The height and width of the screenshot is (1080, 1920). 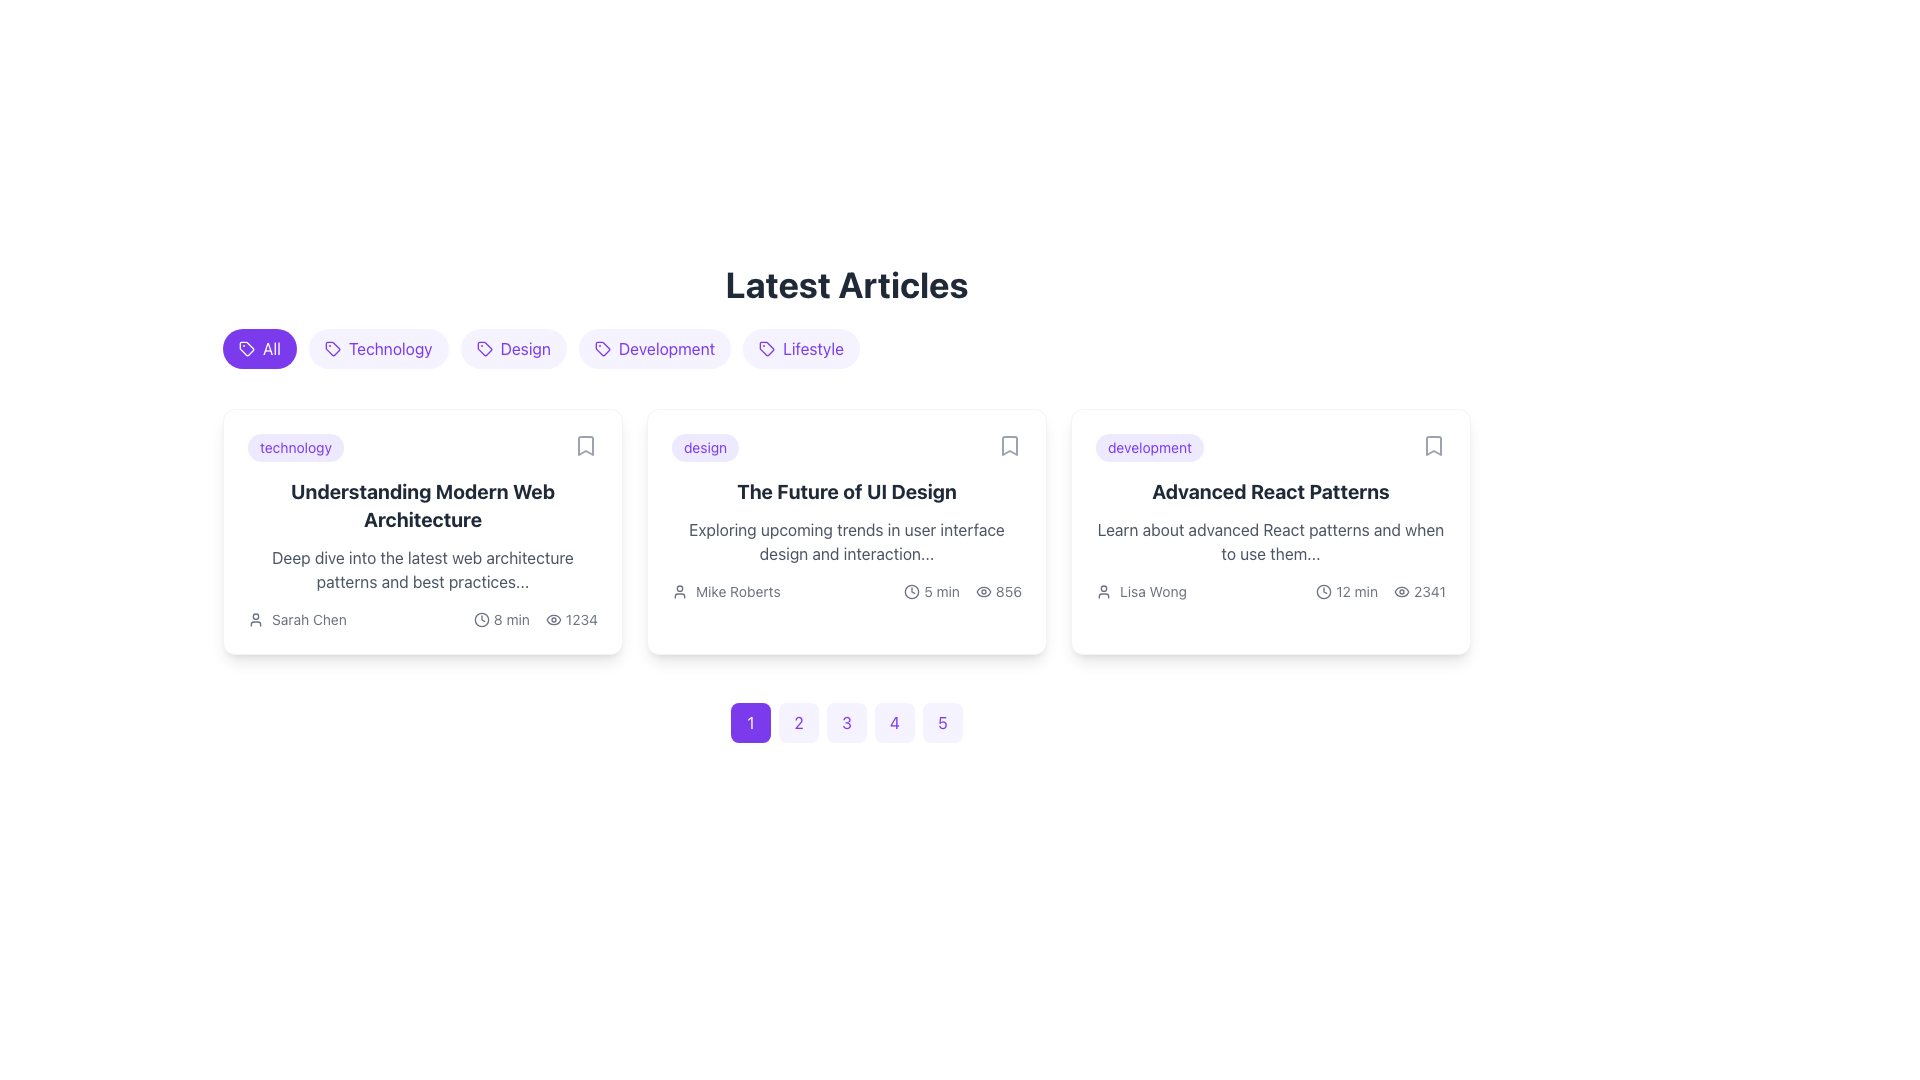 What do you see at coordinates (1153, 590) in the screenshot?
I see `the text label displaying the author or contributor name for the article 'Advanced React Patterns' located in the third card under 'Latest Articles'` at bounding box center [1153, 590].